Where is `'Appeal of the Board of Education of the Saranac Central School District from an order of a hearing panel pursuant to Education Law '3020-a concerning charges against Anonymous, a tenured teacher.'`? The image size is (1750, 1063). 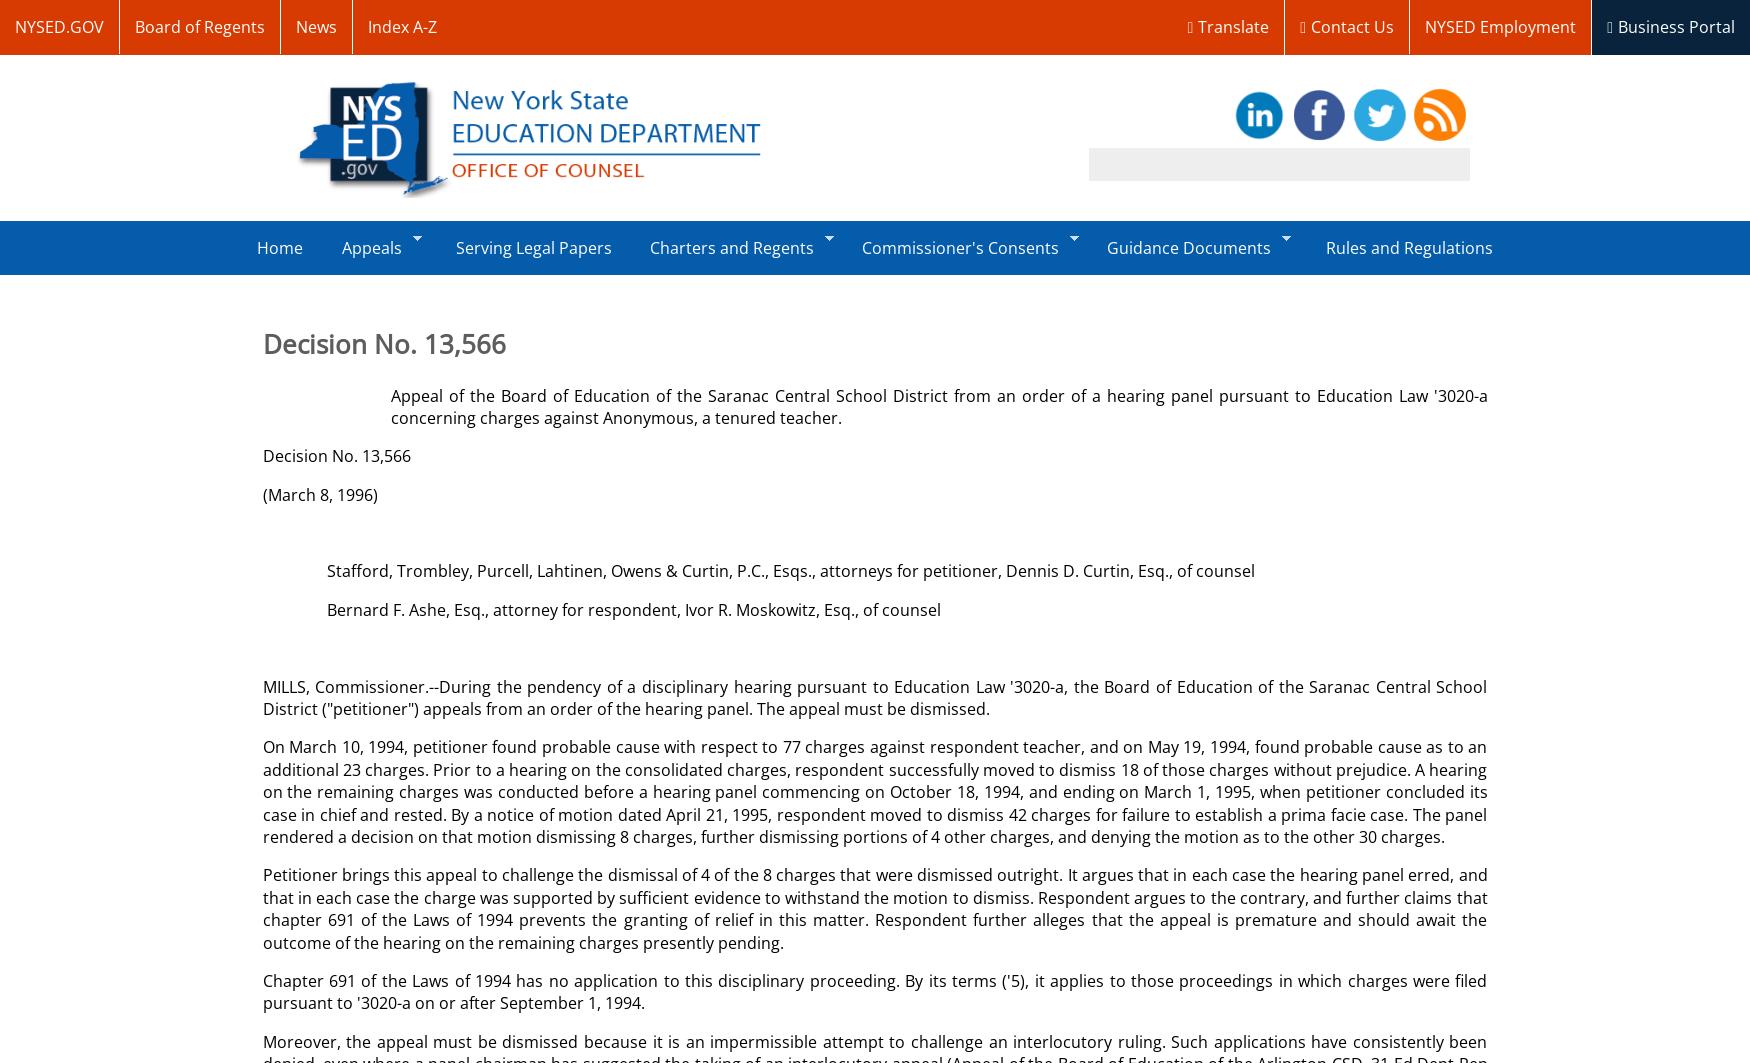 'Appeal of the Board of Education of the Saranac Central School District from an order of a hearing panel pursuant to Education Law '3020-a concerning charges against Anonymous, a tenured teacher.' is located at coordinates (938, 405).